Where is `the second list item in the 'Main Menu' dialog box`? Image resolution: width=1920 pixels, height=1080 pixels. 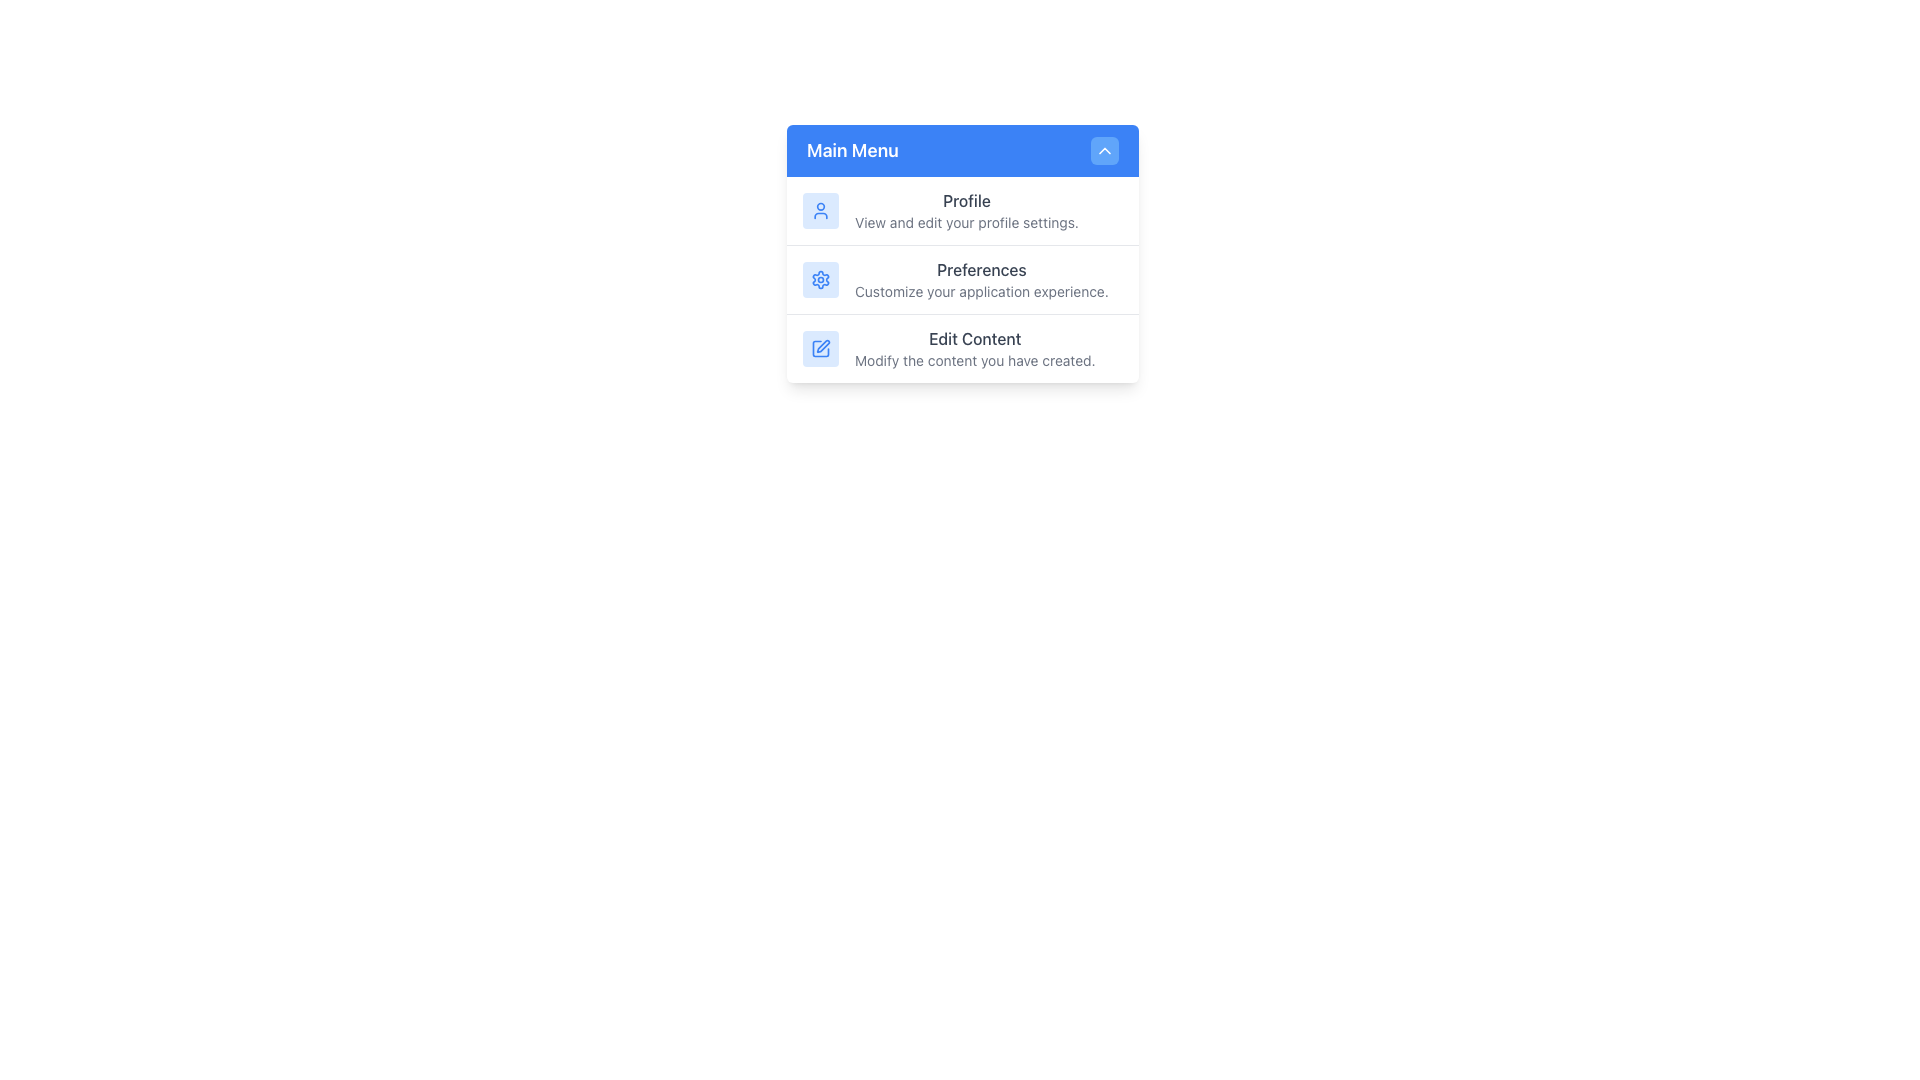 the second list item in the 'Main Menu' dialog box is located at coordinates (963, 280).